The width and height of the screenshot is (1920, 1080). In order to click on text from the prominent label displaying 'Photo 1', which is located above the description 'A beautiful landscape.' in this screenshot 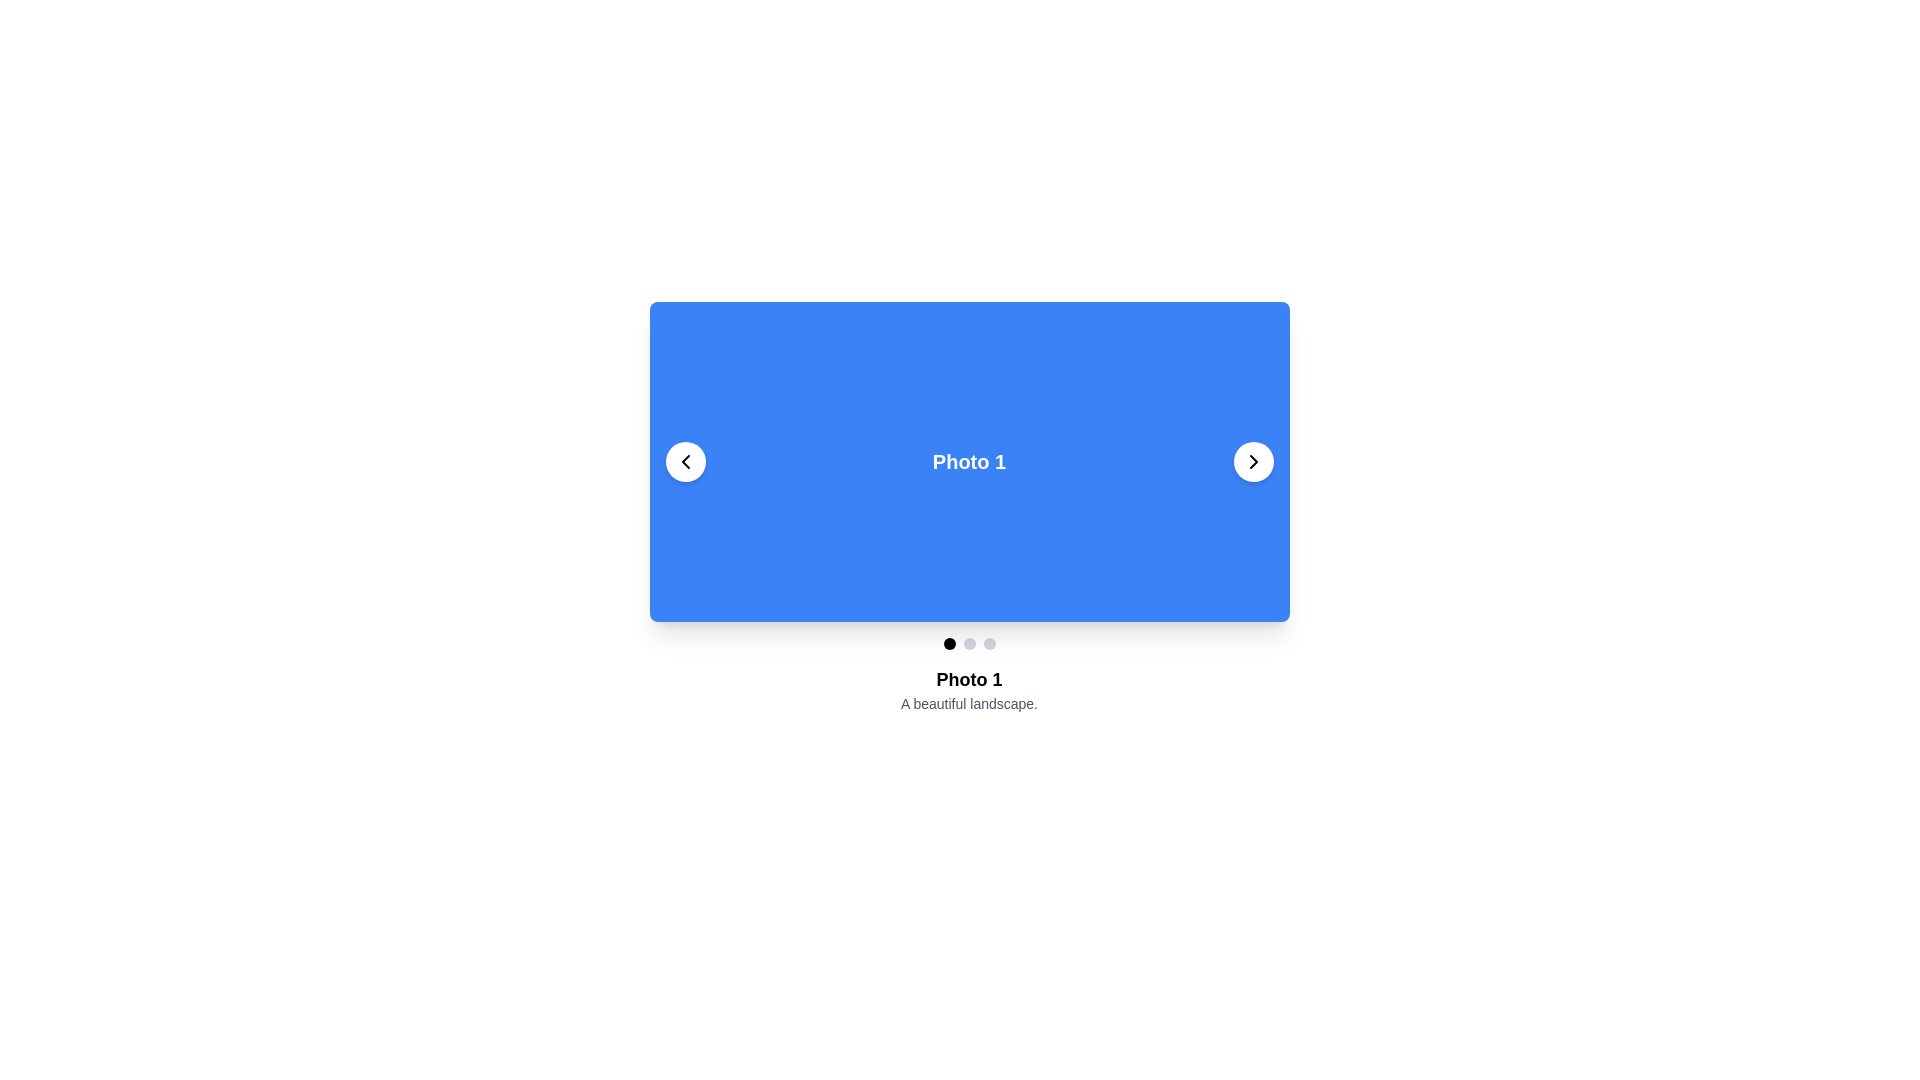, I will do `click(969, 678)`.